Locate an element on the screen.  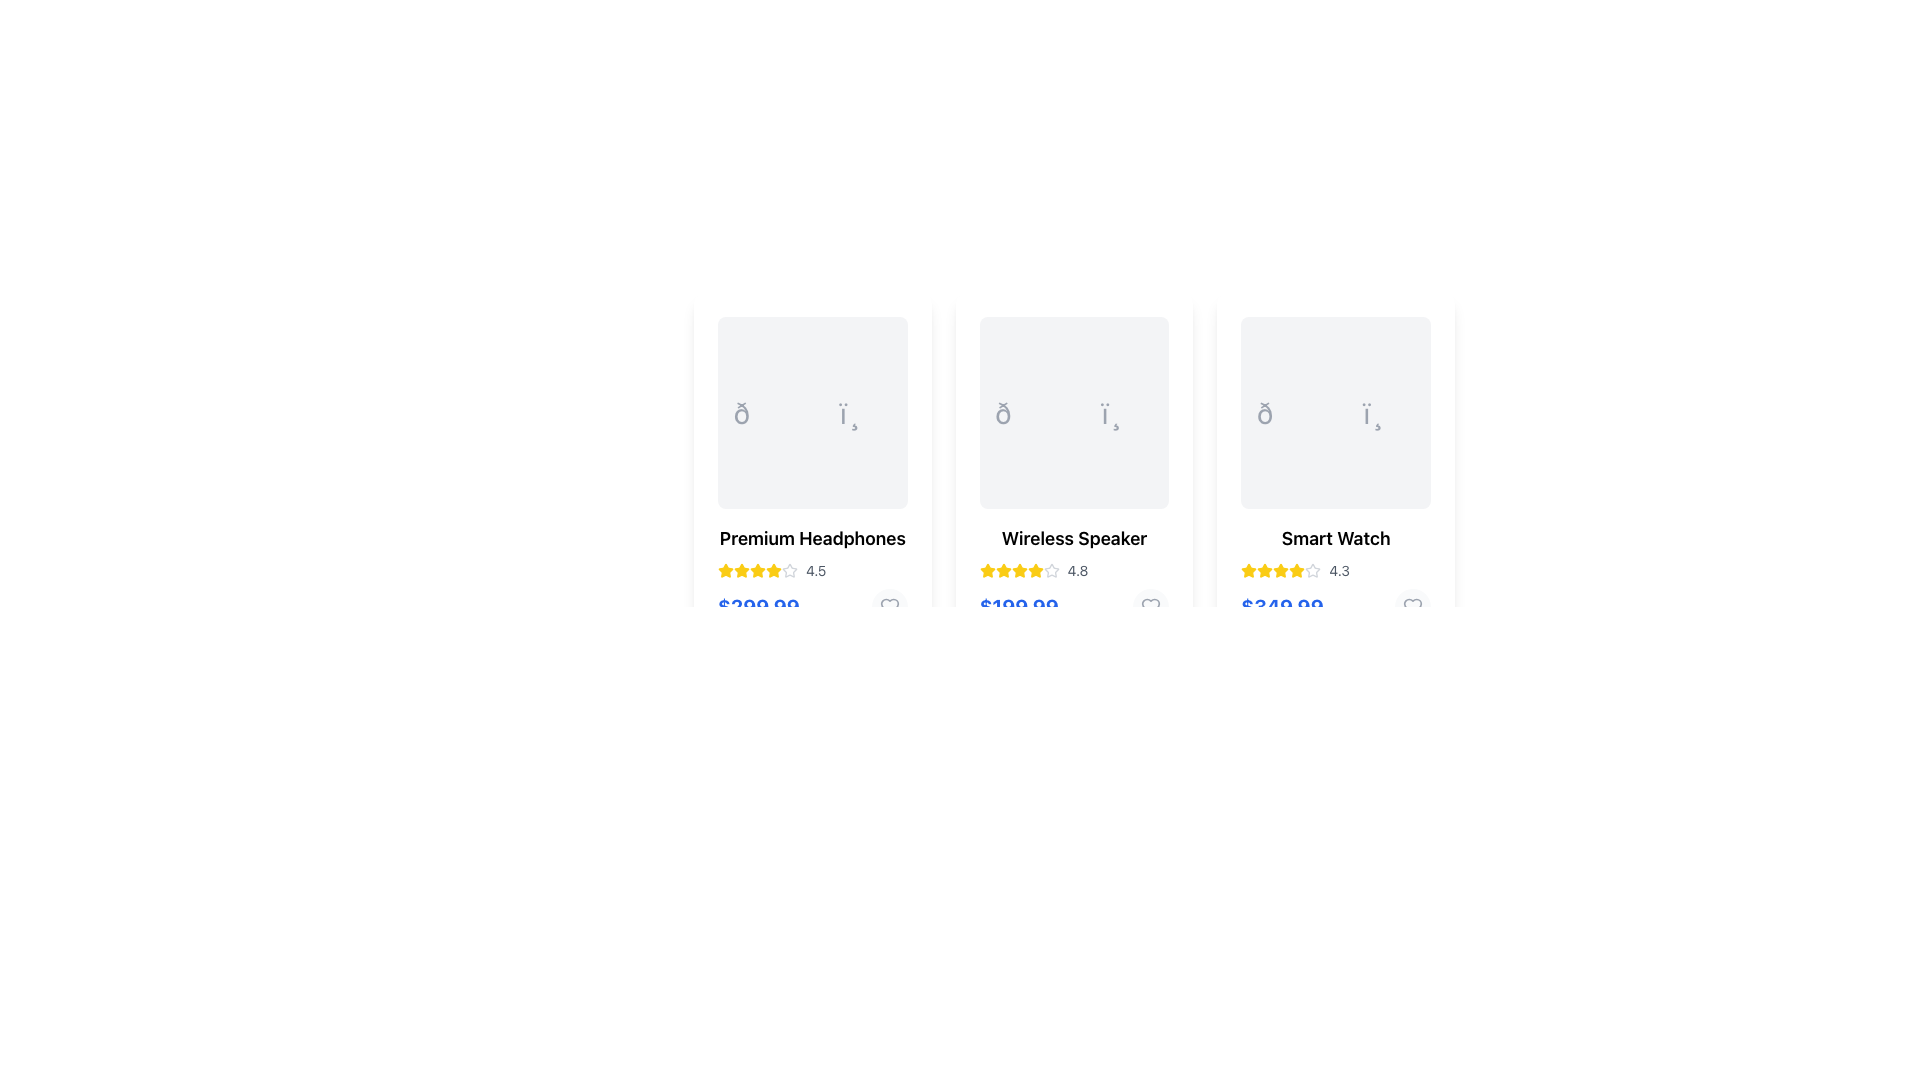
the heart-shaped icon button at the bottom-right corner of the 'Premium Headphones' card is located at coordinates (888, 605).